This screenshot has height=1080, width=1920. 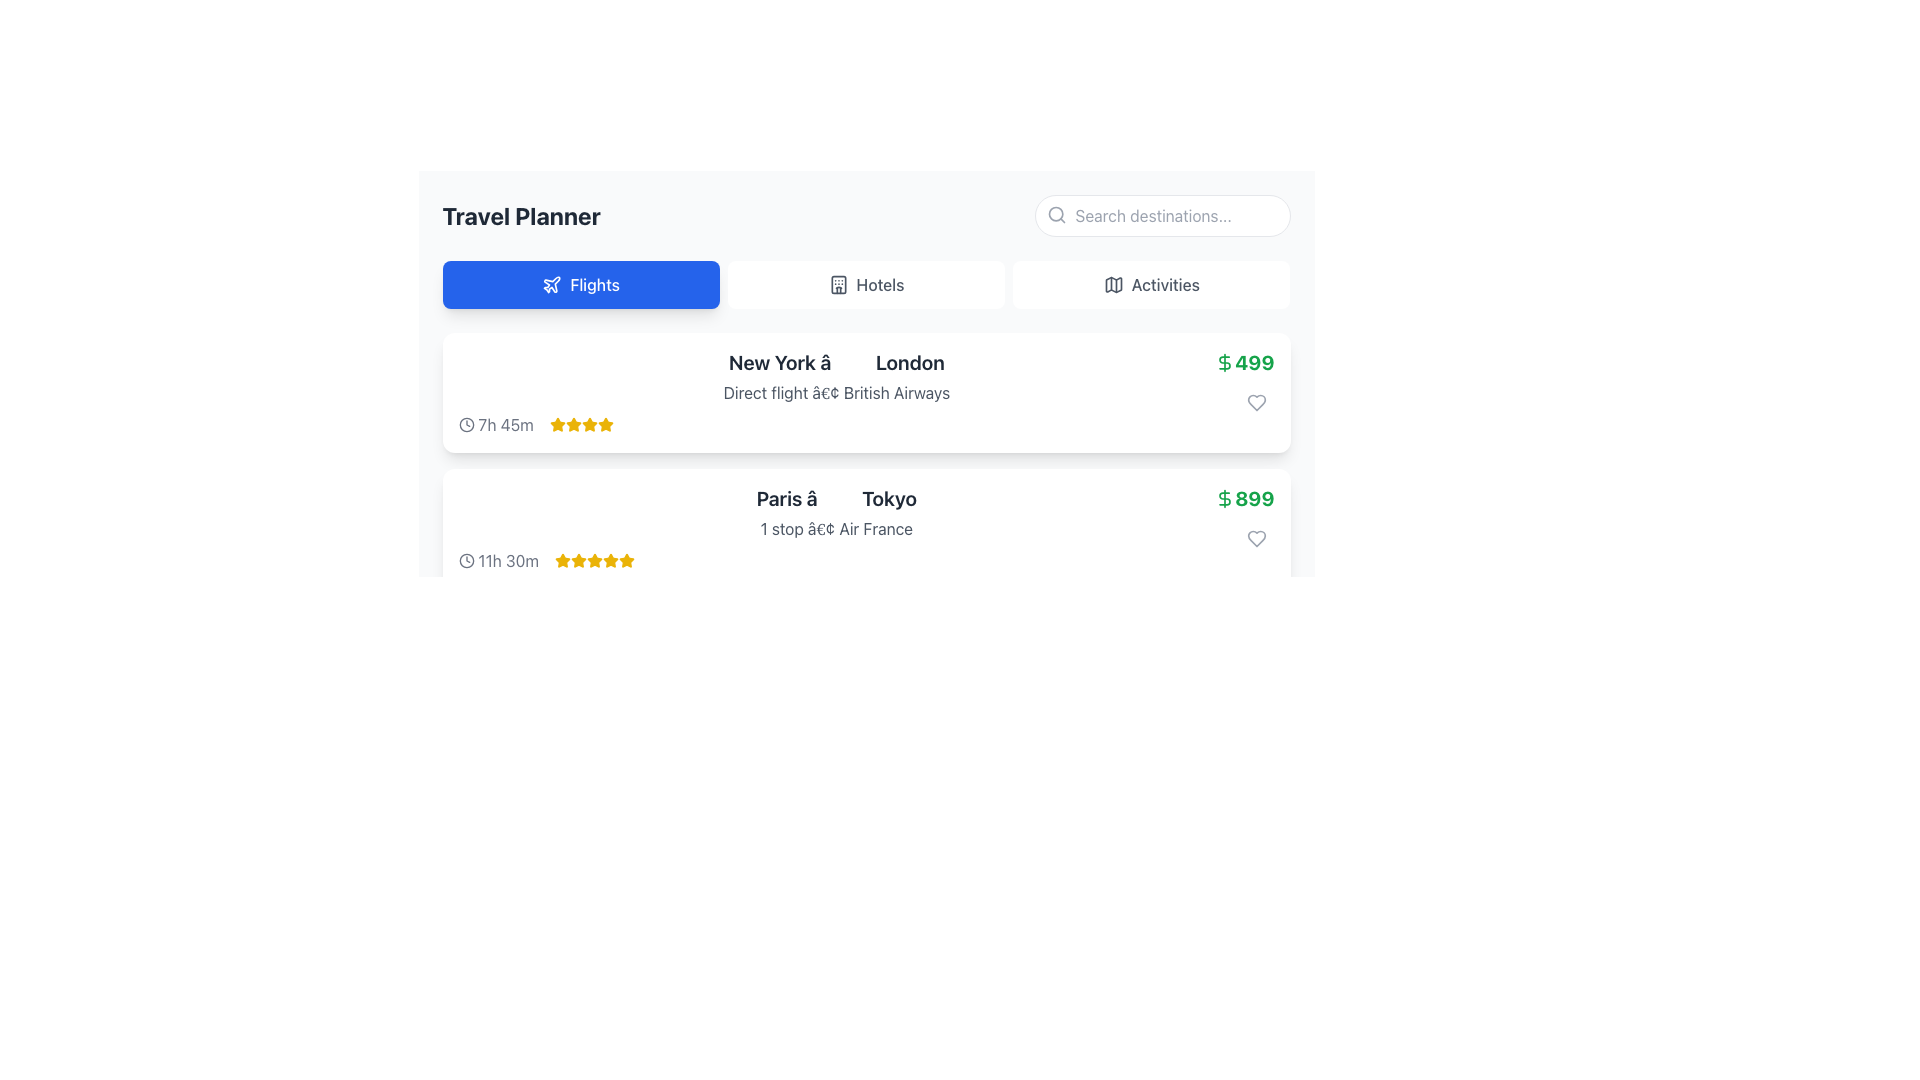 What do you see at coordinates (1243, 497) in the screenshot?
I see `the price text label '$899' styled in bold green font next to the dollar sign icon in the second flight result card` at bounding box center [1243, 497].